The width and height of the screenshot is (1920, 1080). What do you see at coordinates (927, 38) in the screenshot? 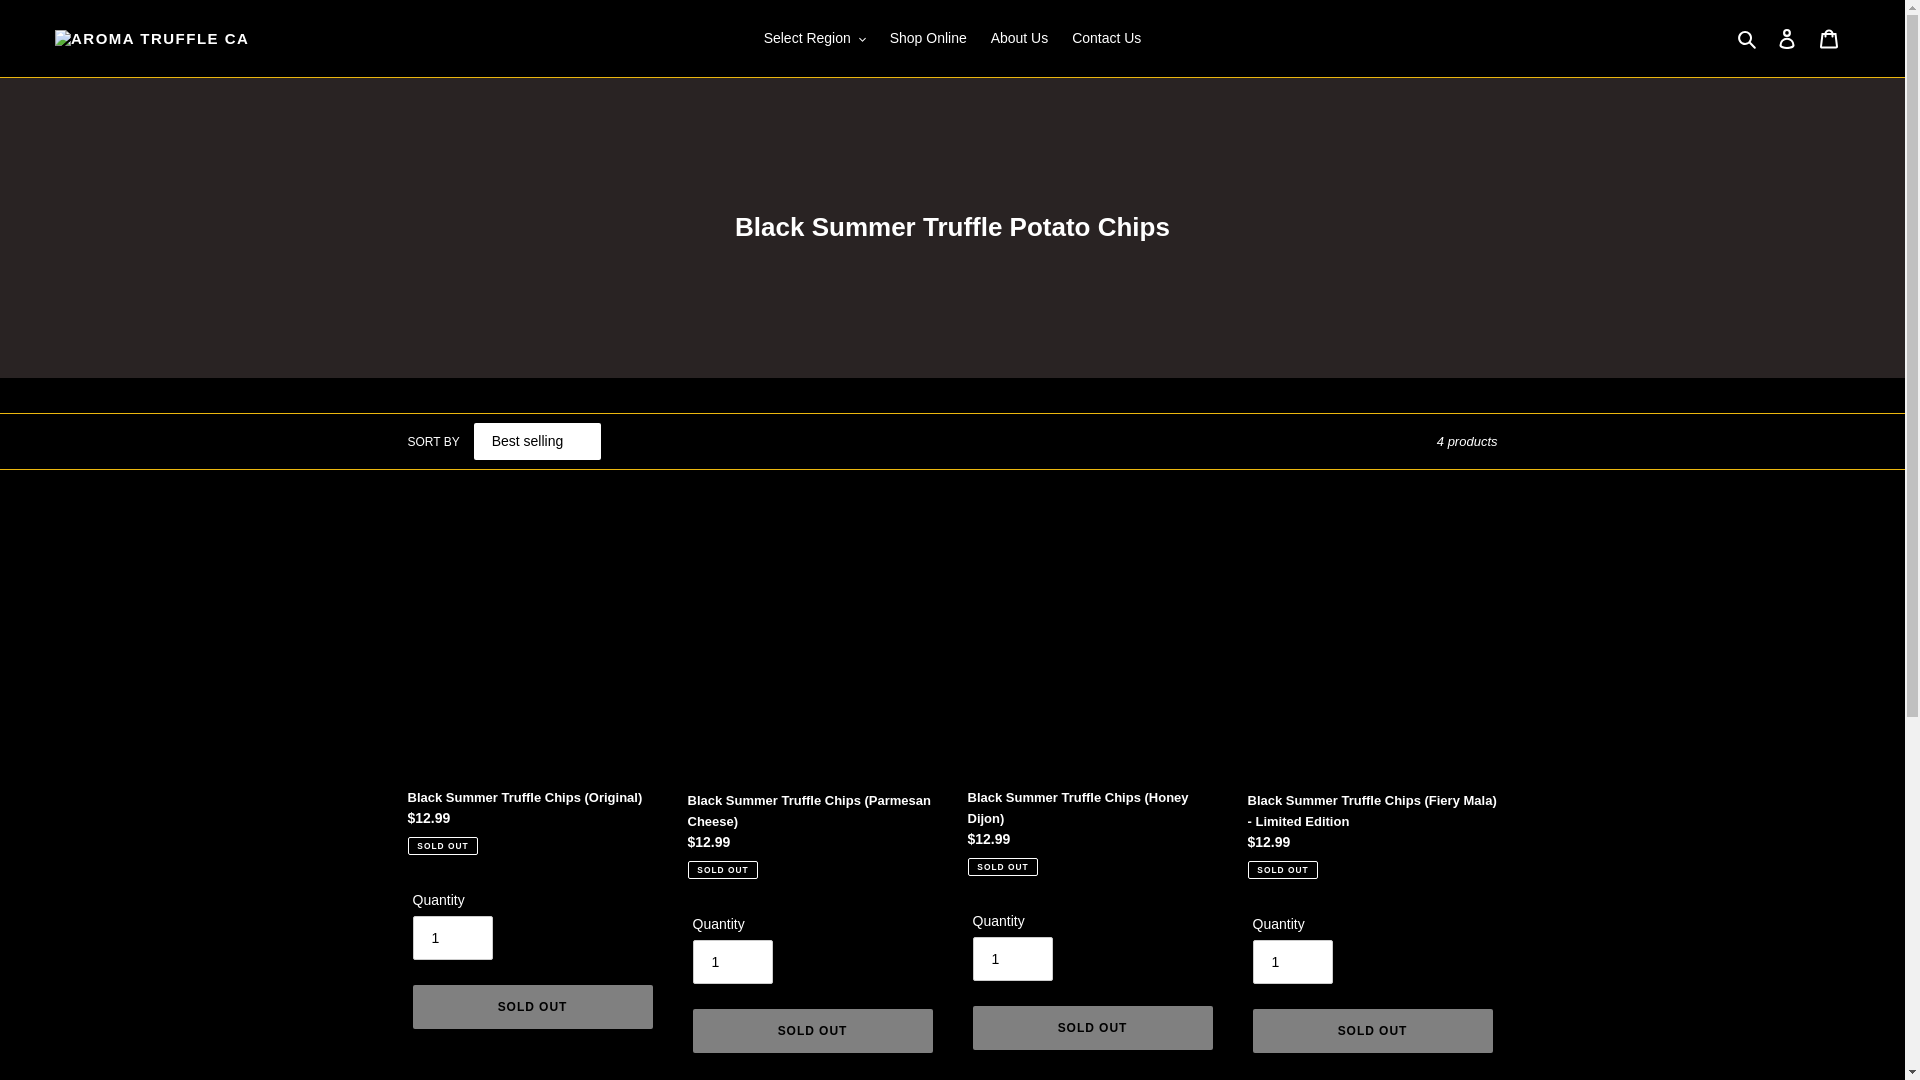
I see `'Shop Online'` at bounding box center [927, 38].